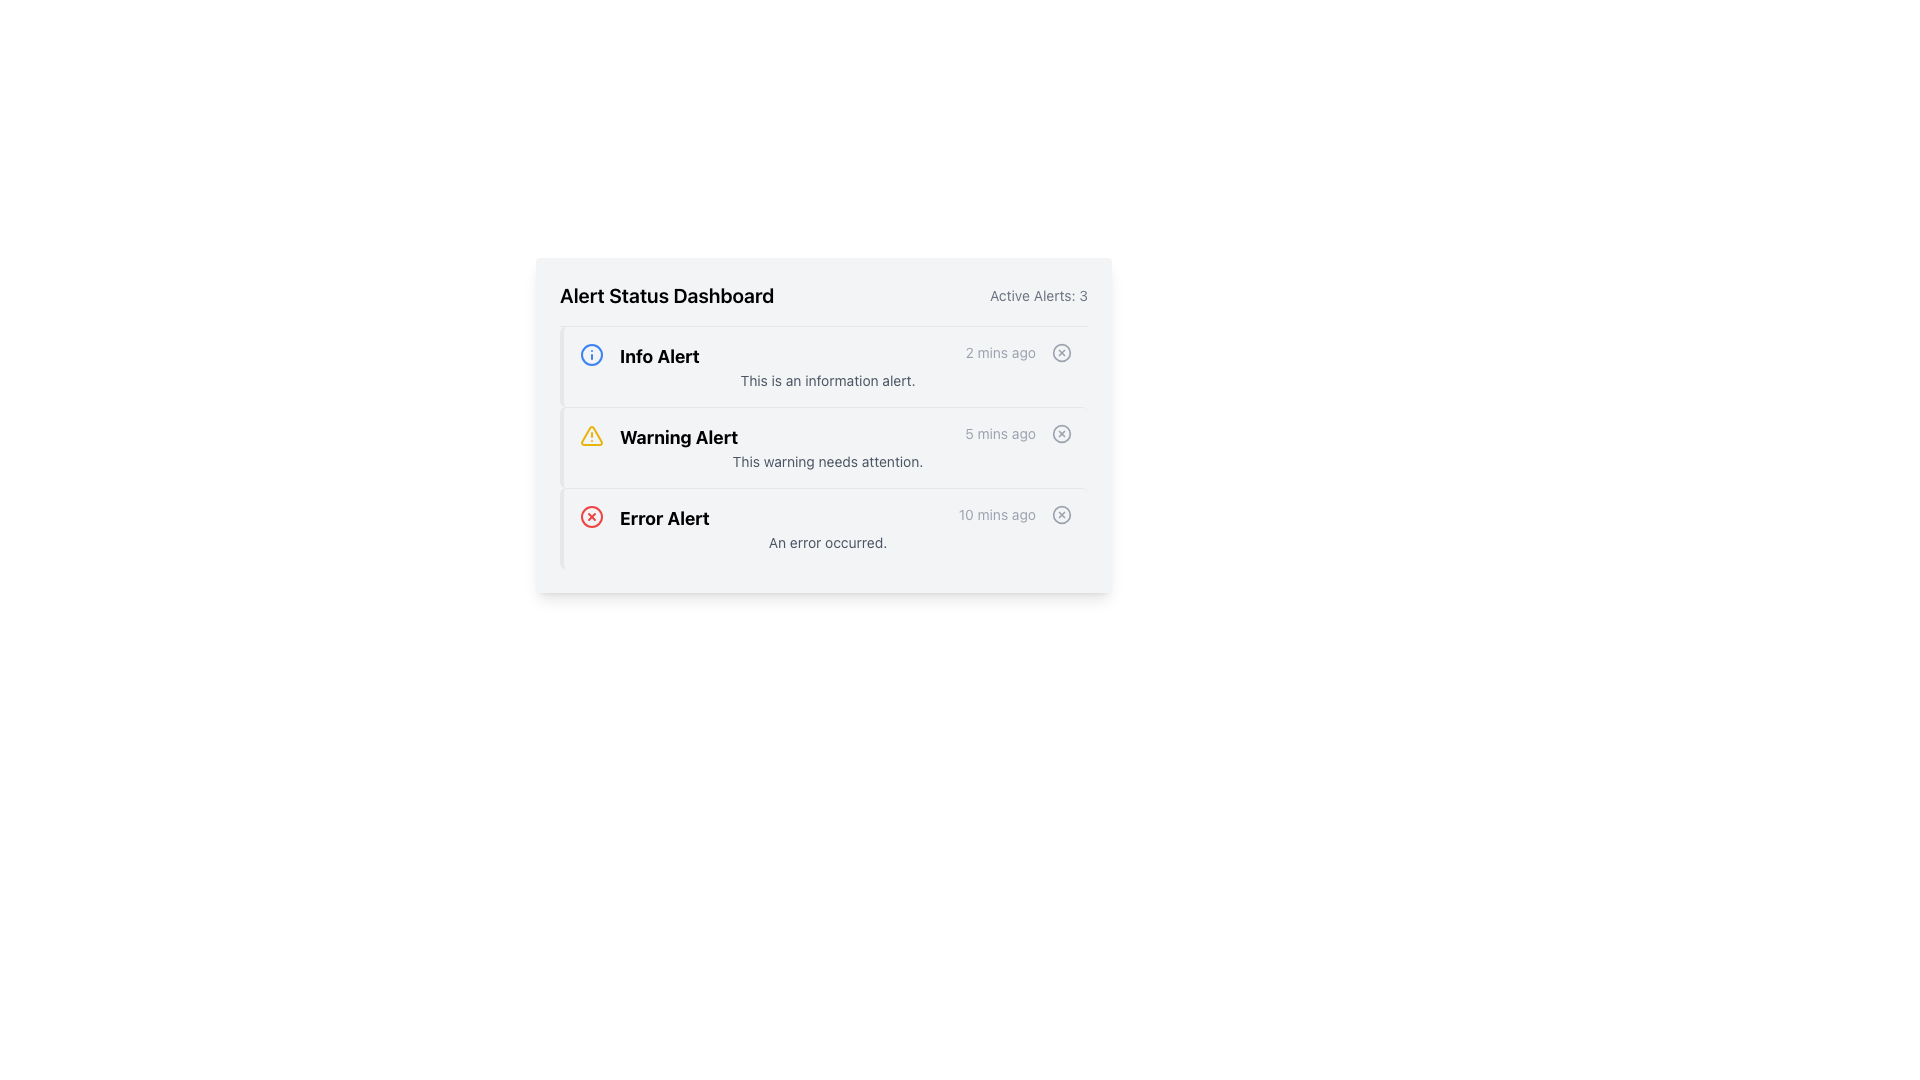  I want to click on the hollow circular button with an 'X' shape inside, located in the second row of the alert list, so click(1060, 433).